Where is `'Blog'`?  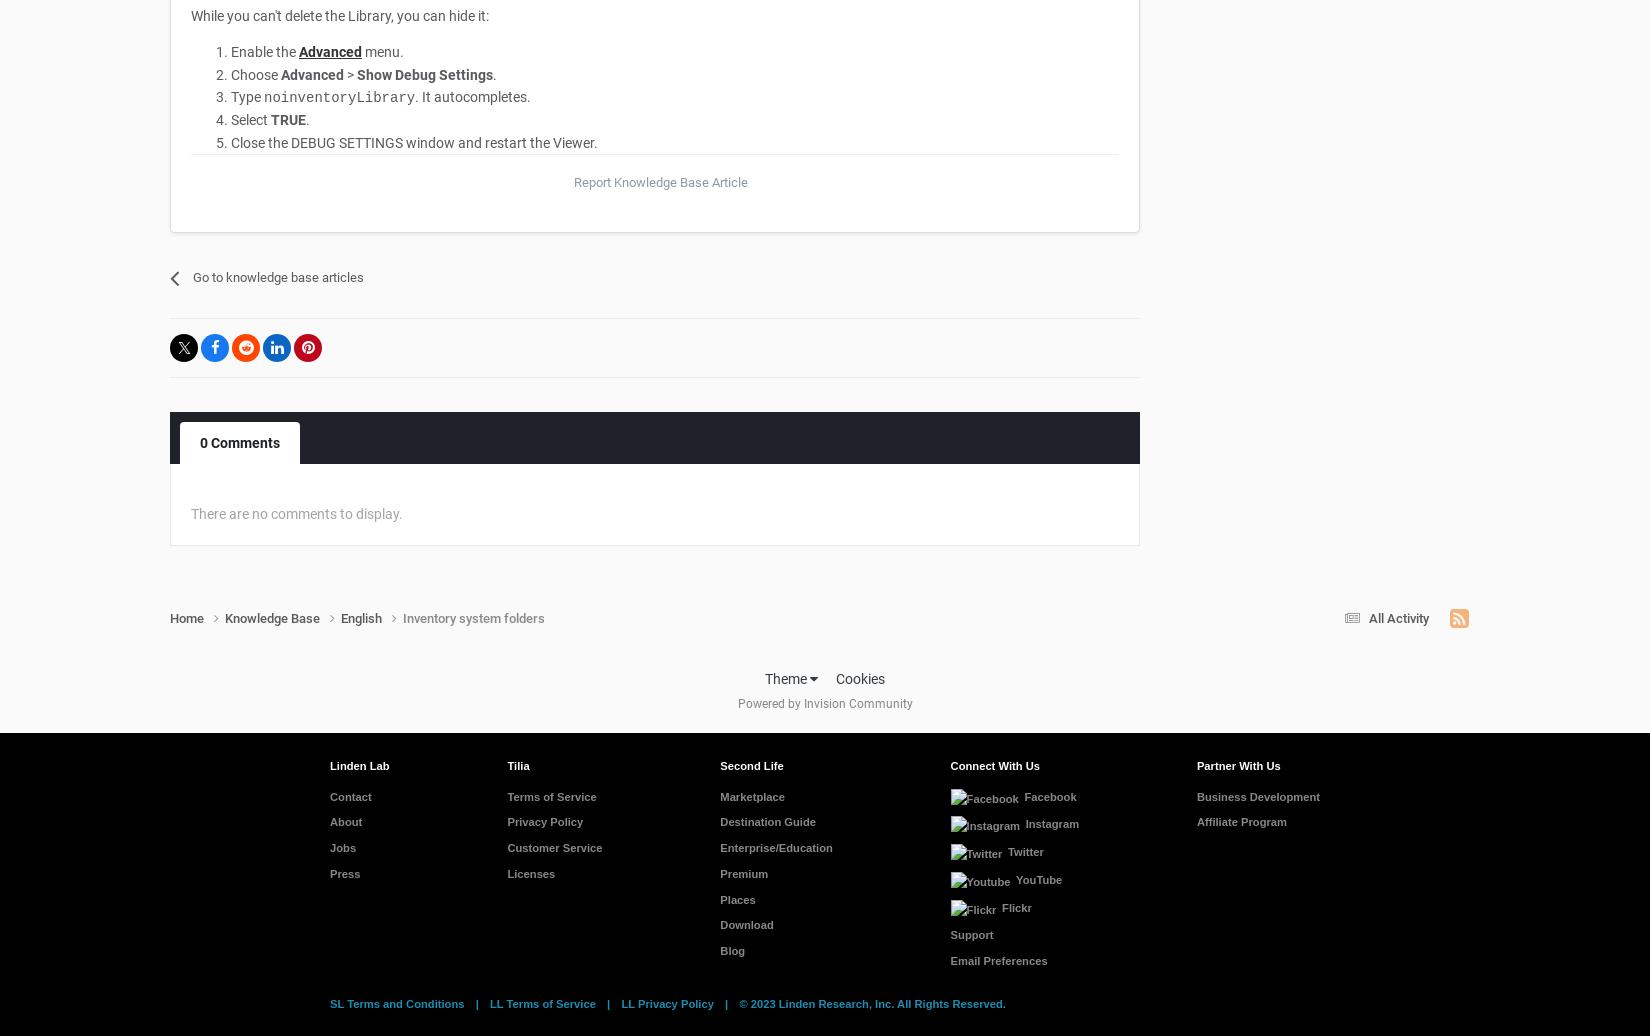
'Blog' is located at coordinates (731, 951).